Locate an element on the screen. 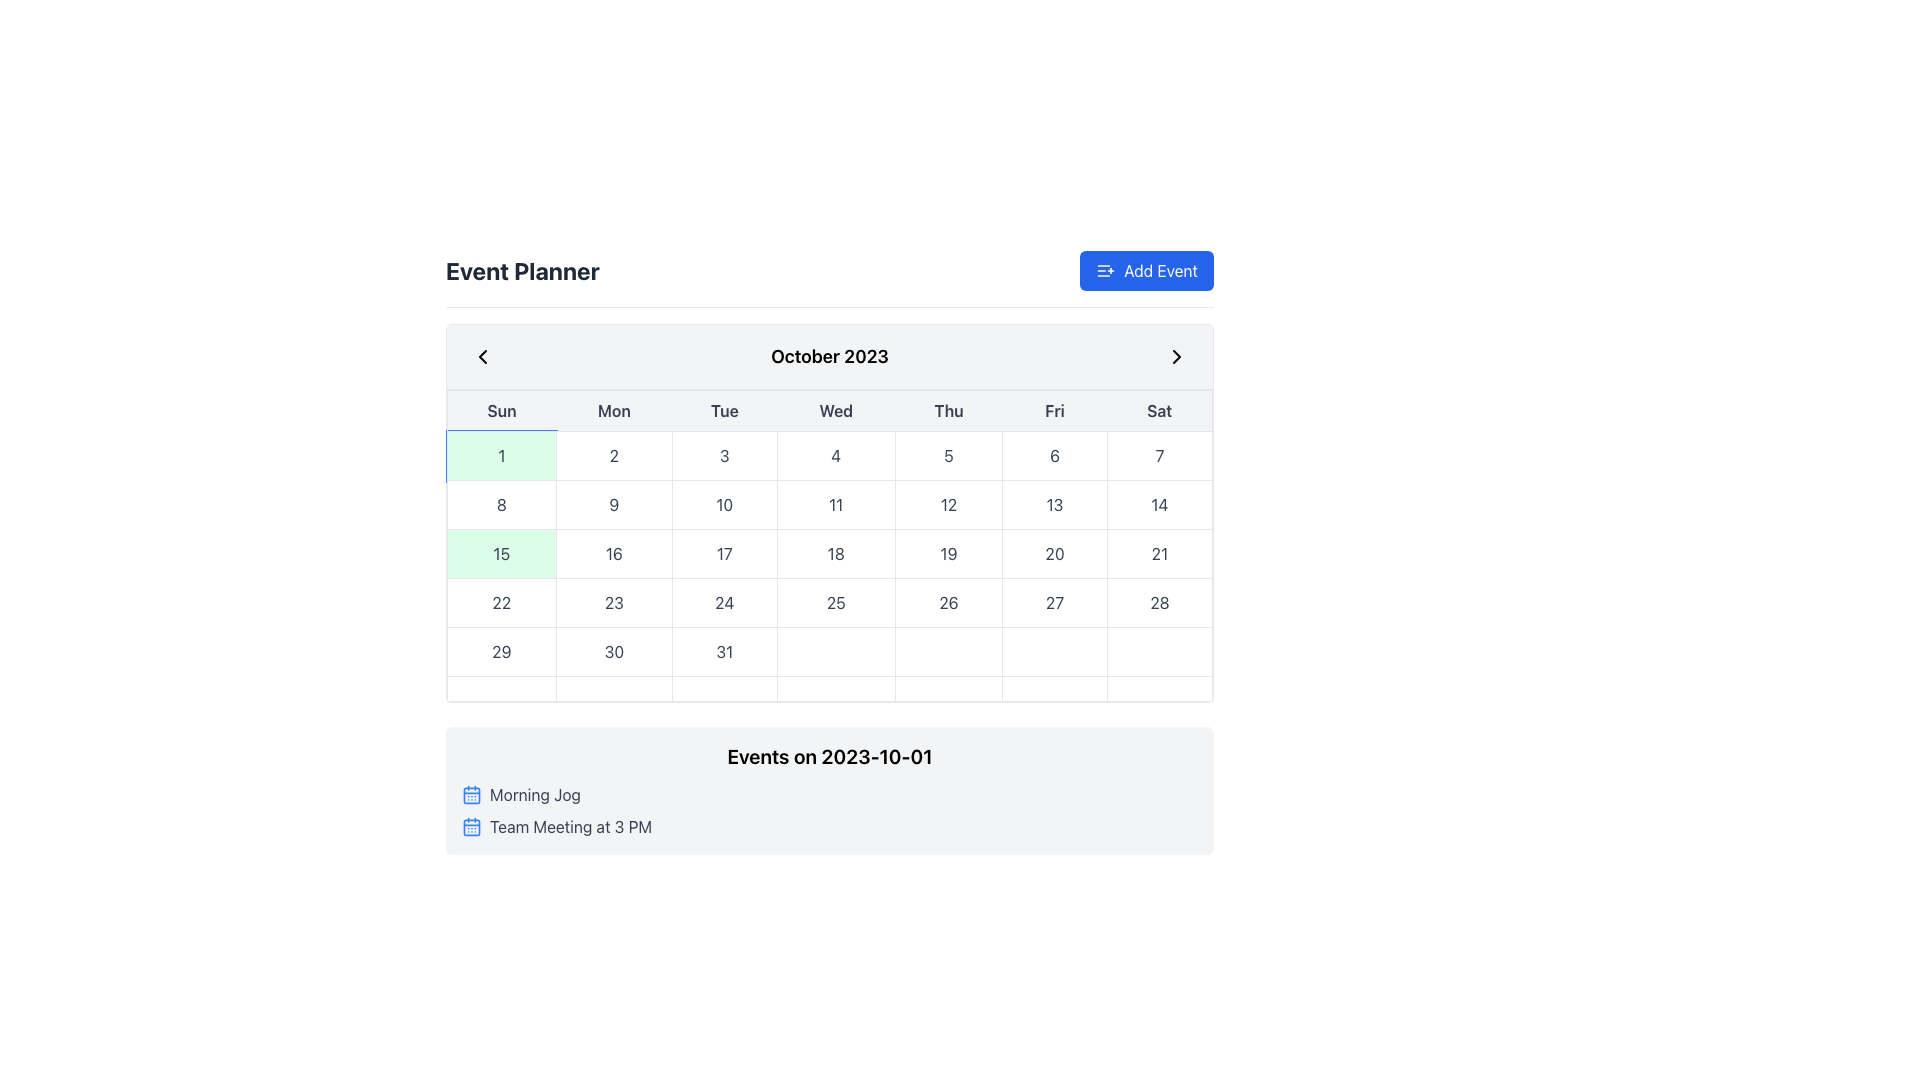 The height and width of the screenshot is (1080, 1920). the Static Text Label displaying 'Mon' within the row of day abbreviations in the calendar component is located at coordinates (613, 410).